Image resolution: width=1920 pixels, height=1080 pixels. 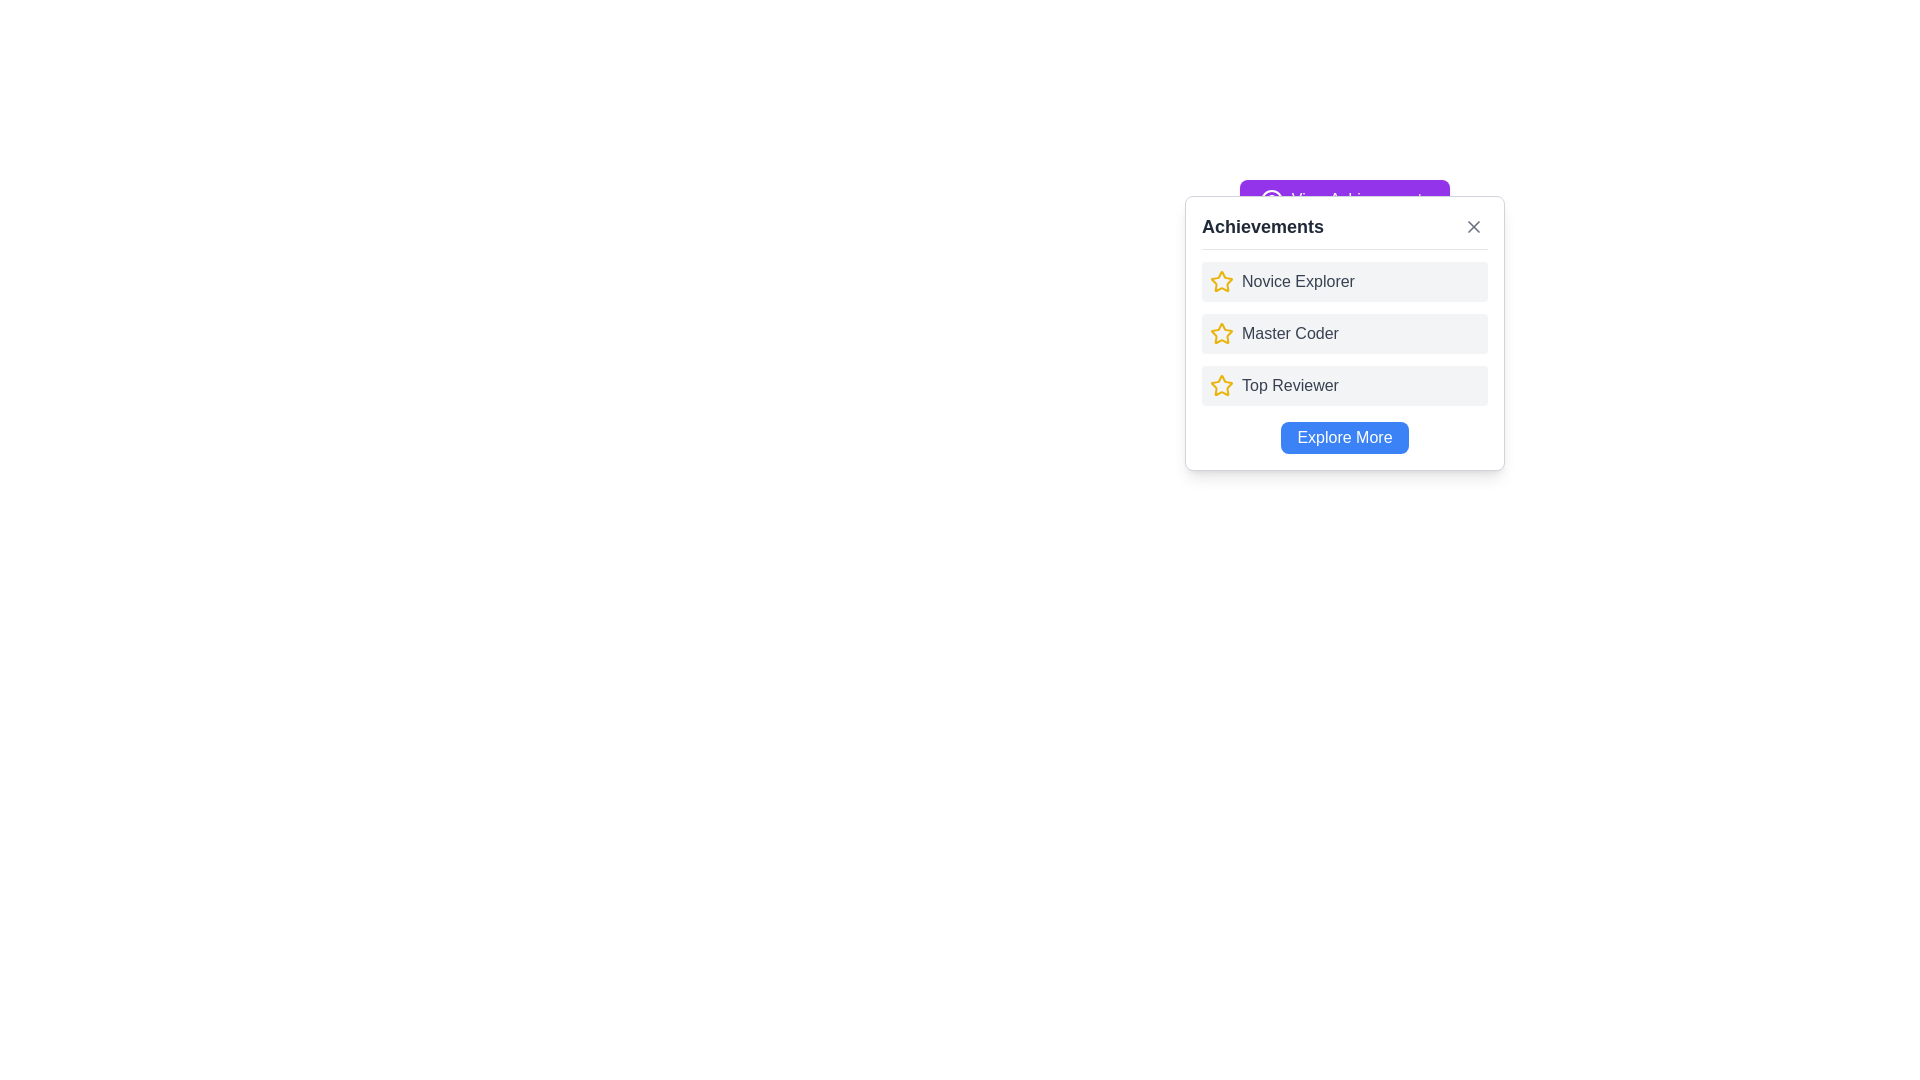 I want to click on the static heading labeled 'Achievements' that serves to label the section below it, so click(x=1261, y=226).